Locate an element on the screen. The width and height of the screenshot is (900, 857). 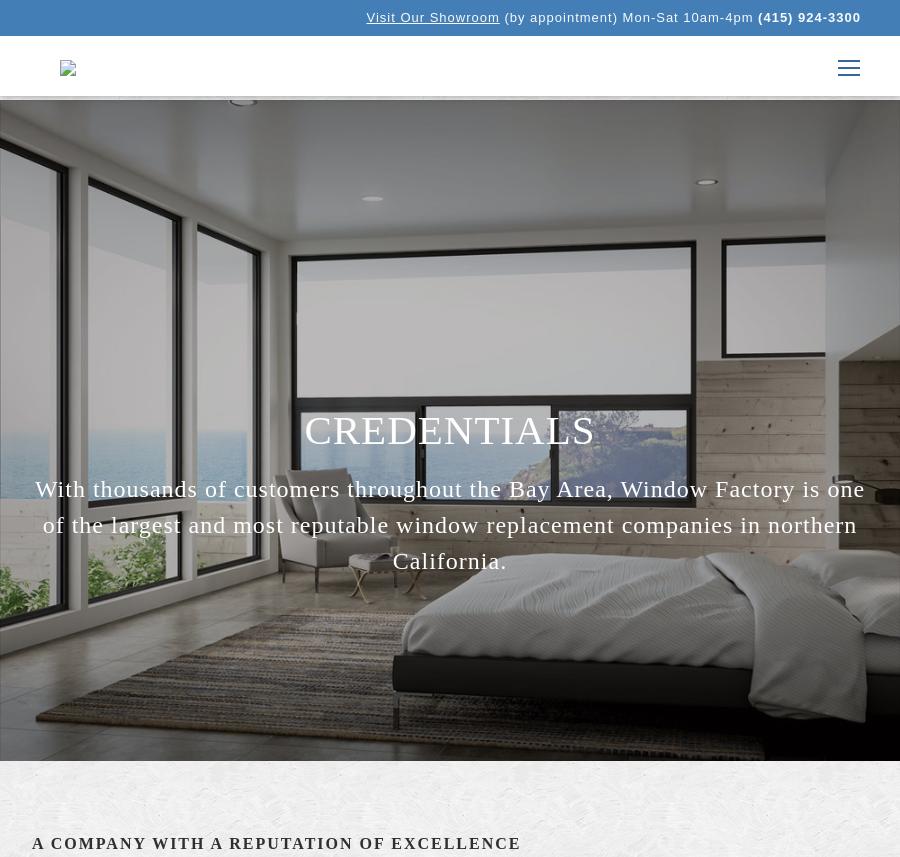
'Visit Our Showroom' is located at coordinates (366, 17).